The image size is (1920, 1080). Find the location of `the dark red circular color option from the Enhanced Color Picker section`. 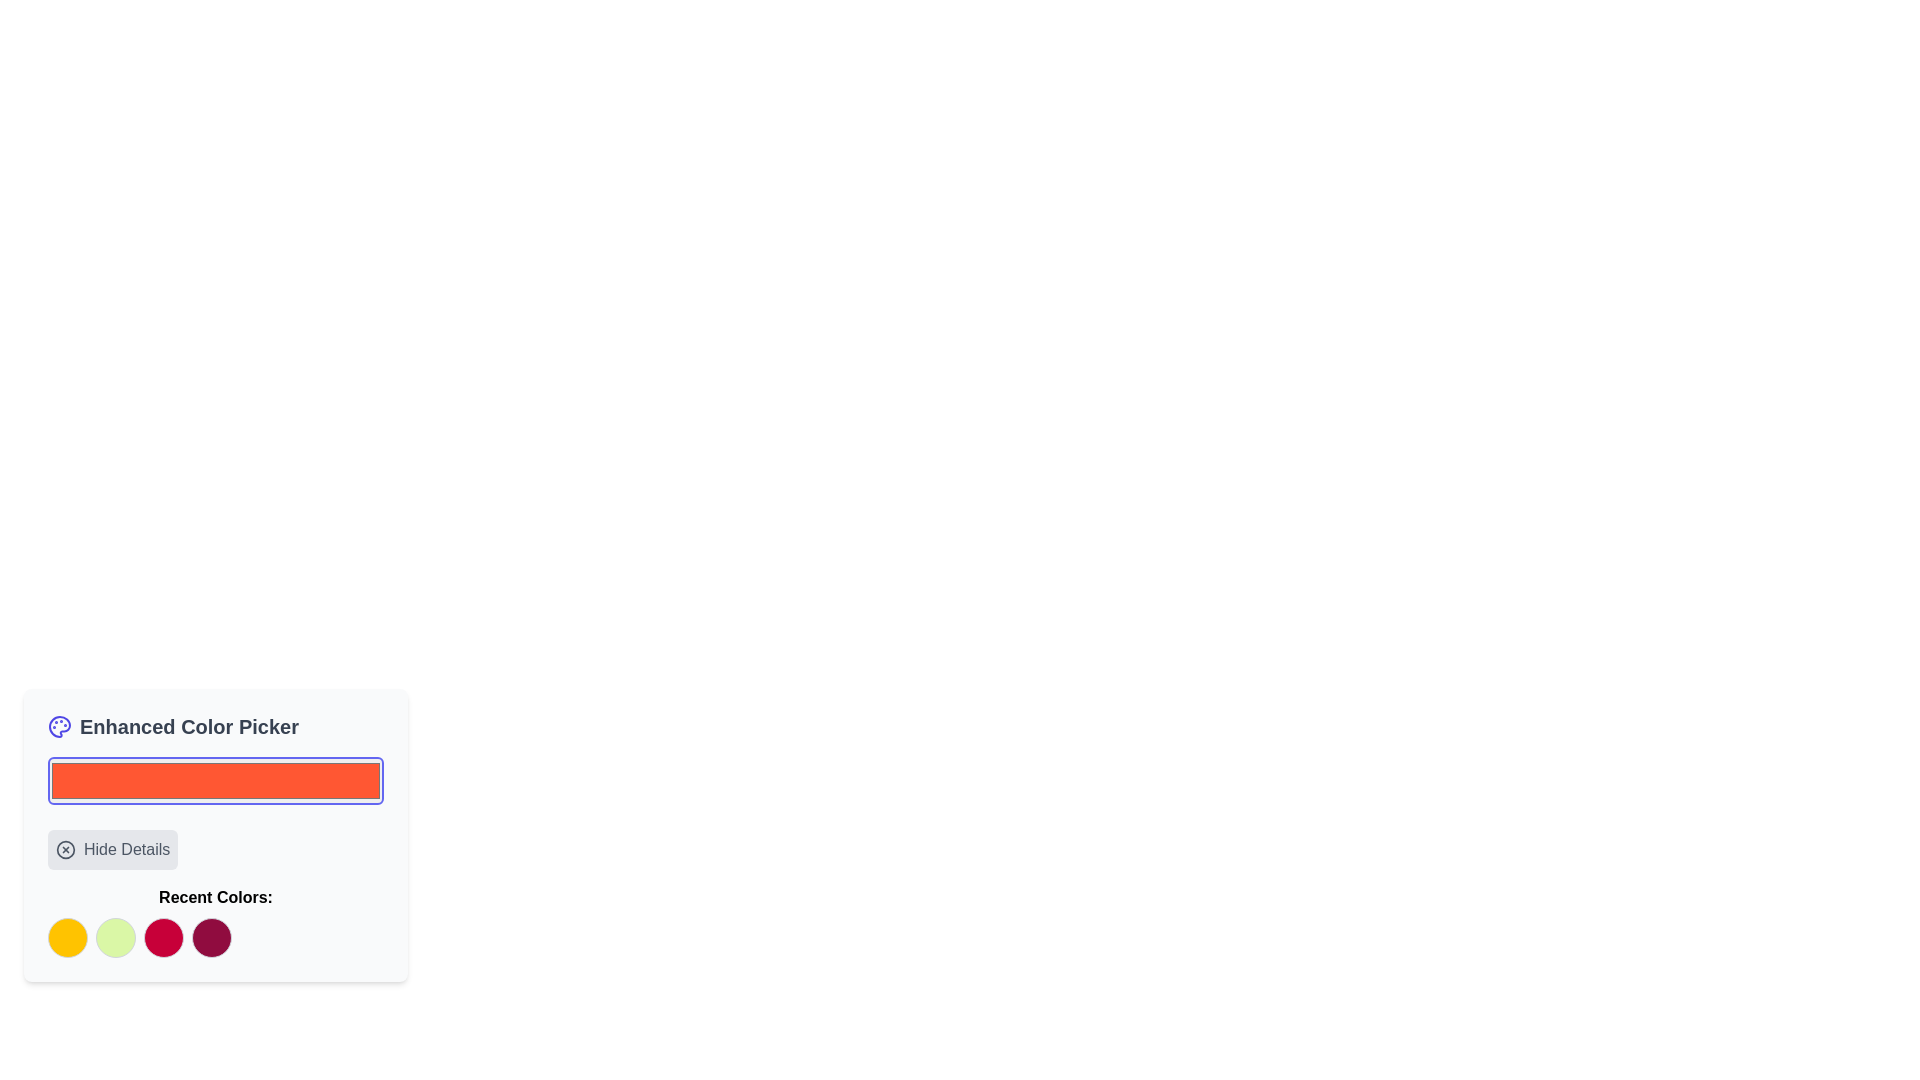

the dark red circular color option from the Enhanced Color Picker section is located at coordinates (211, 937).